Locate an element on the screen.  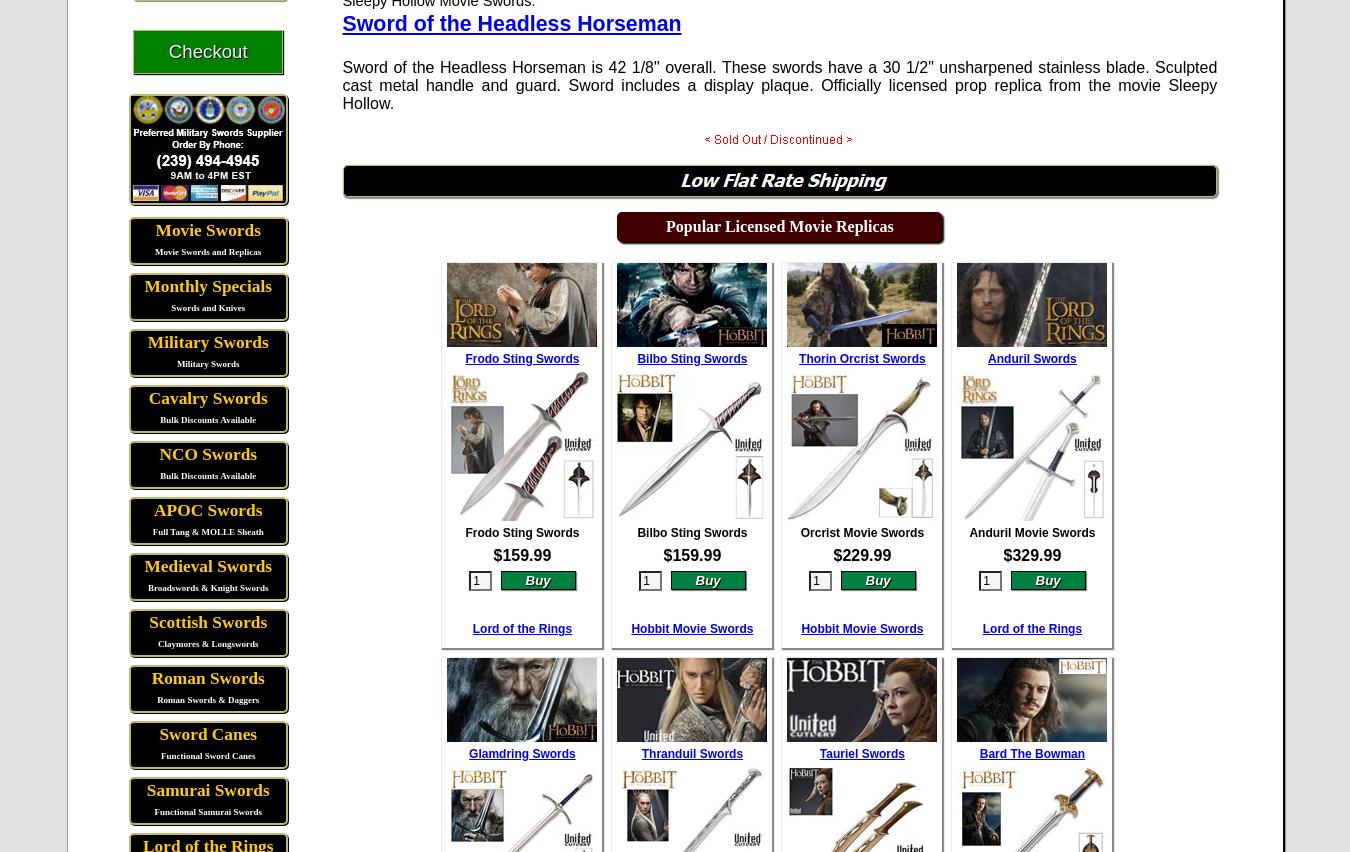
'Roman Swords & Daggers' is located at coordinates (208, 700).